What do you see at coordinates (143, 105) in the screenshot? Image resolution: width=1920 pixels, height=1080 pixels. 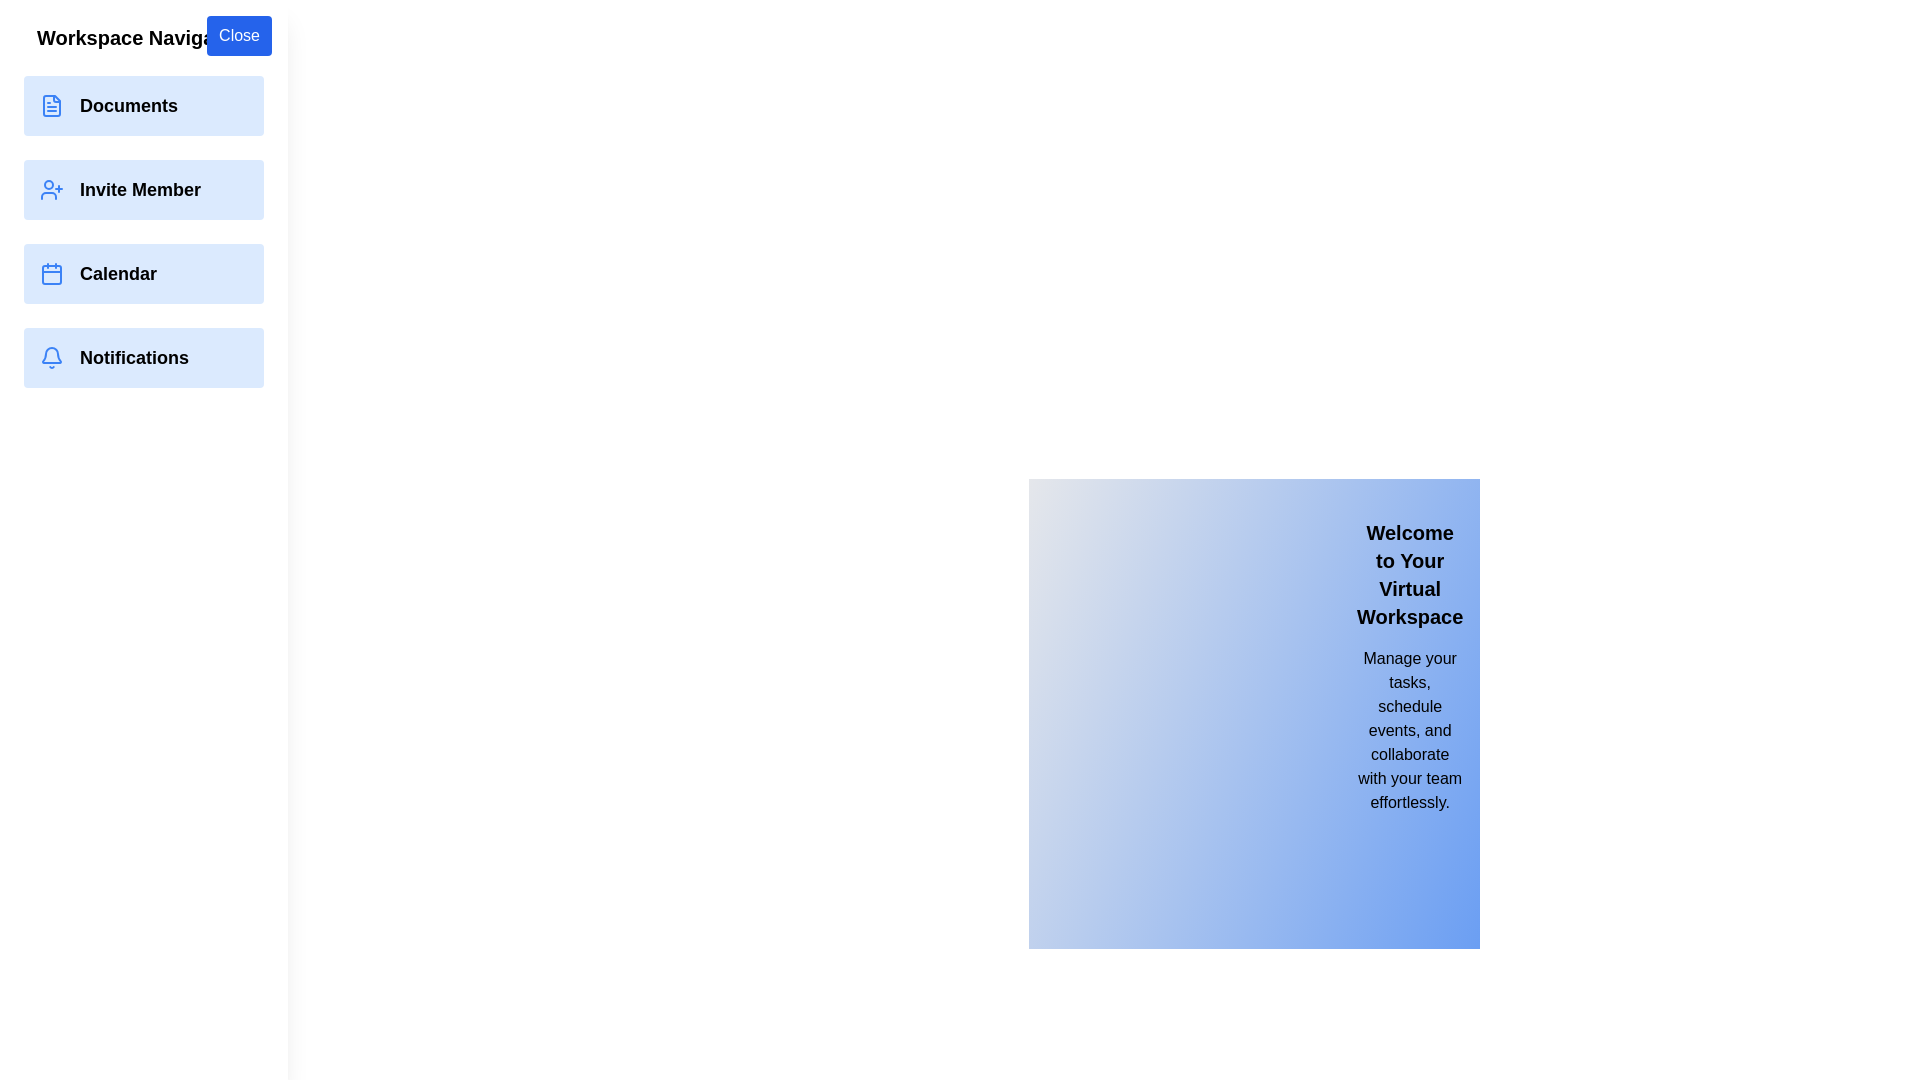 I see `the menu item Documents to observe its hover effect` at bounding box center [143, 105].